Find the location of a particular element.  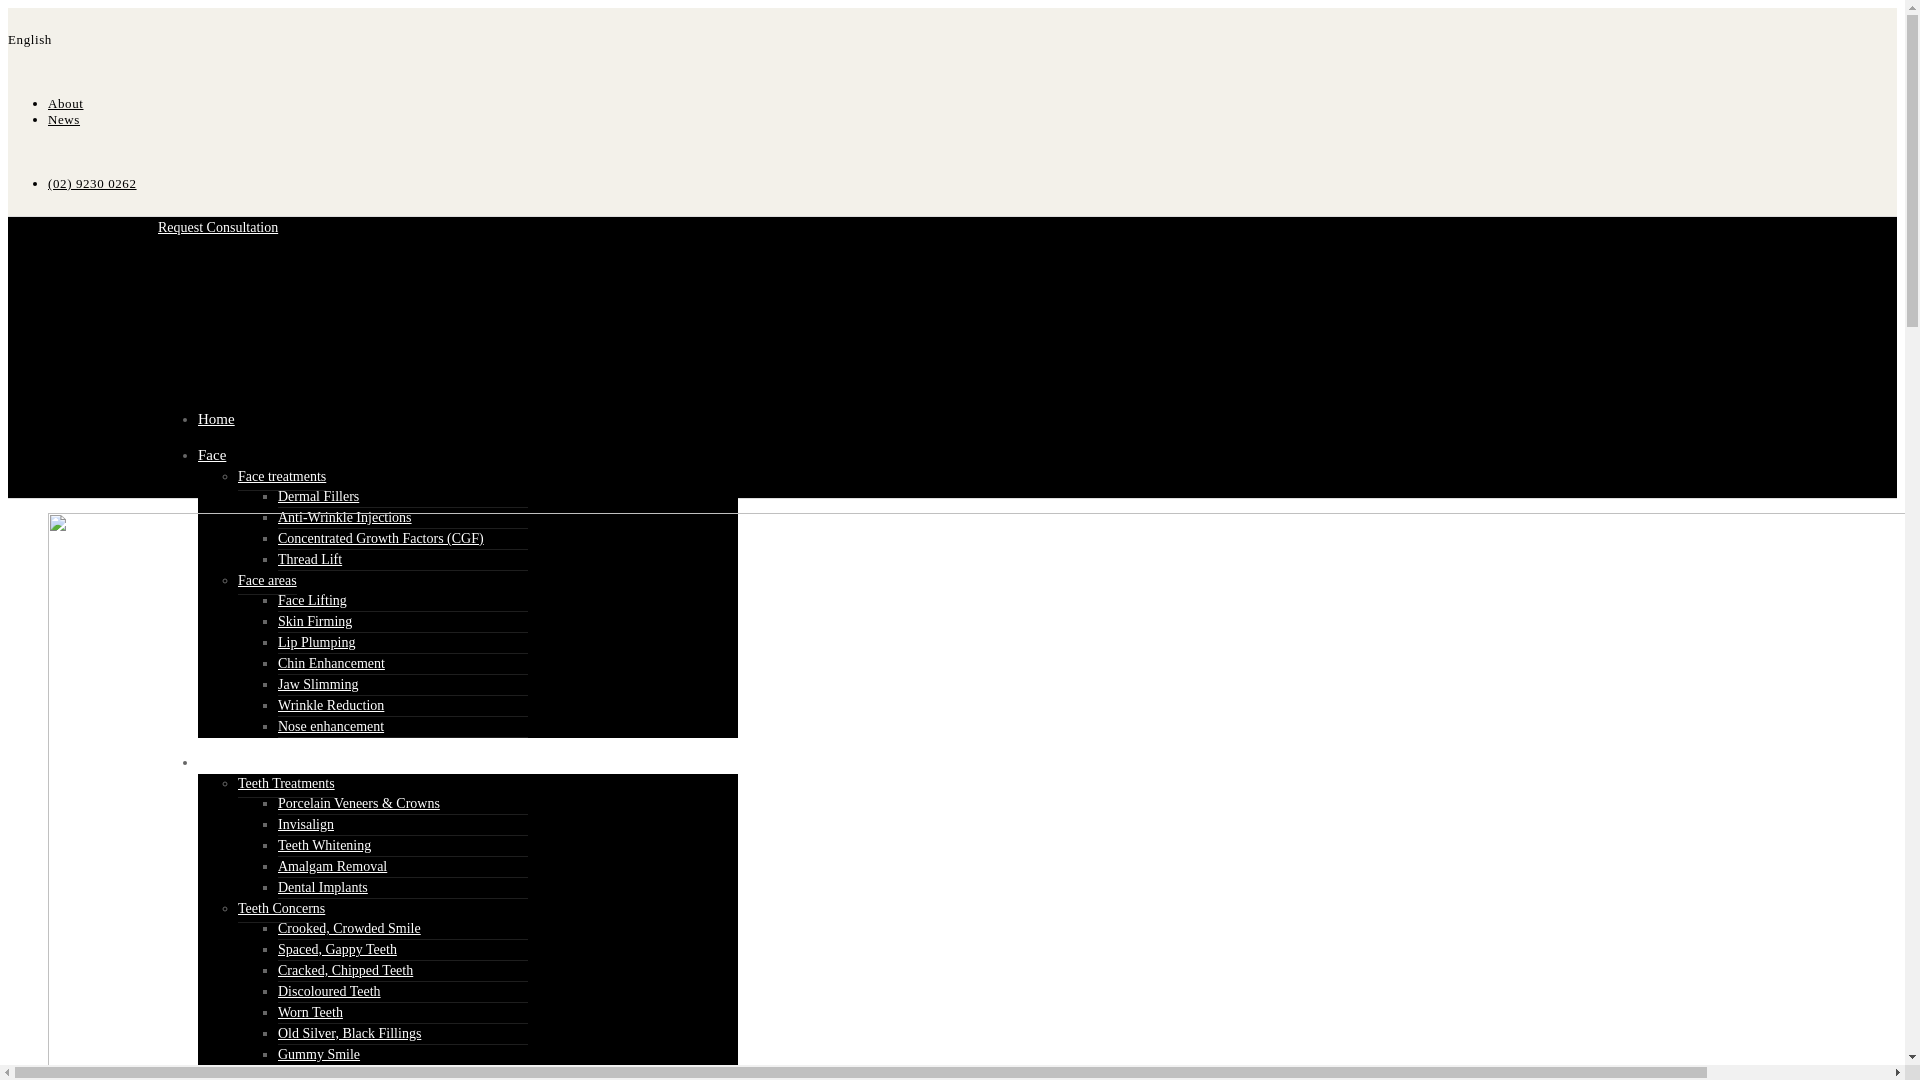

'Dental Implants' is located at coordinates (277, 886).